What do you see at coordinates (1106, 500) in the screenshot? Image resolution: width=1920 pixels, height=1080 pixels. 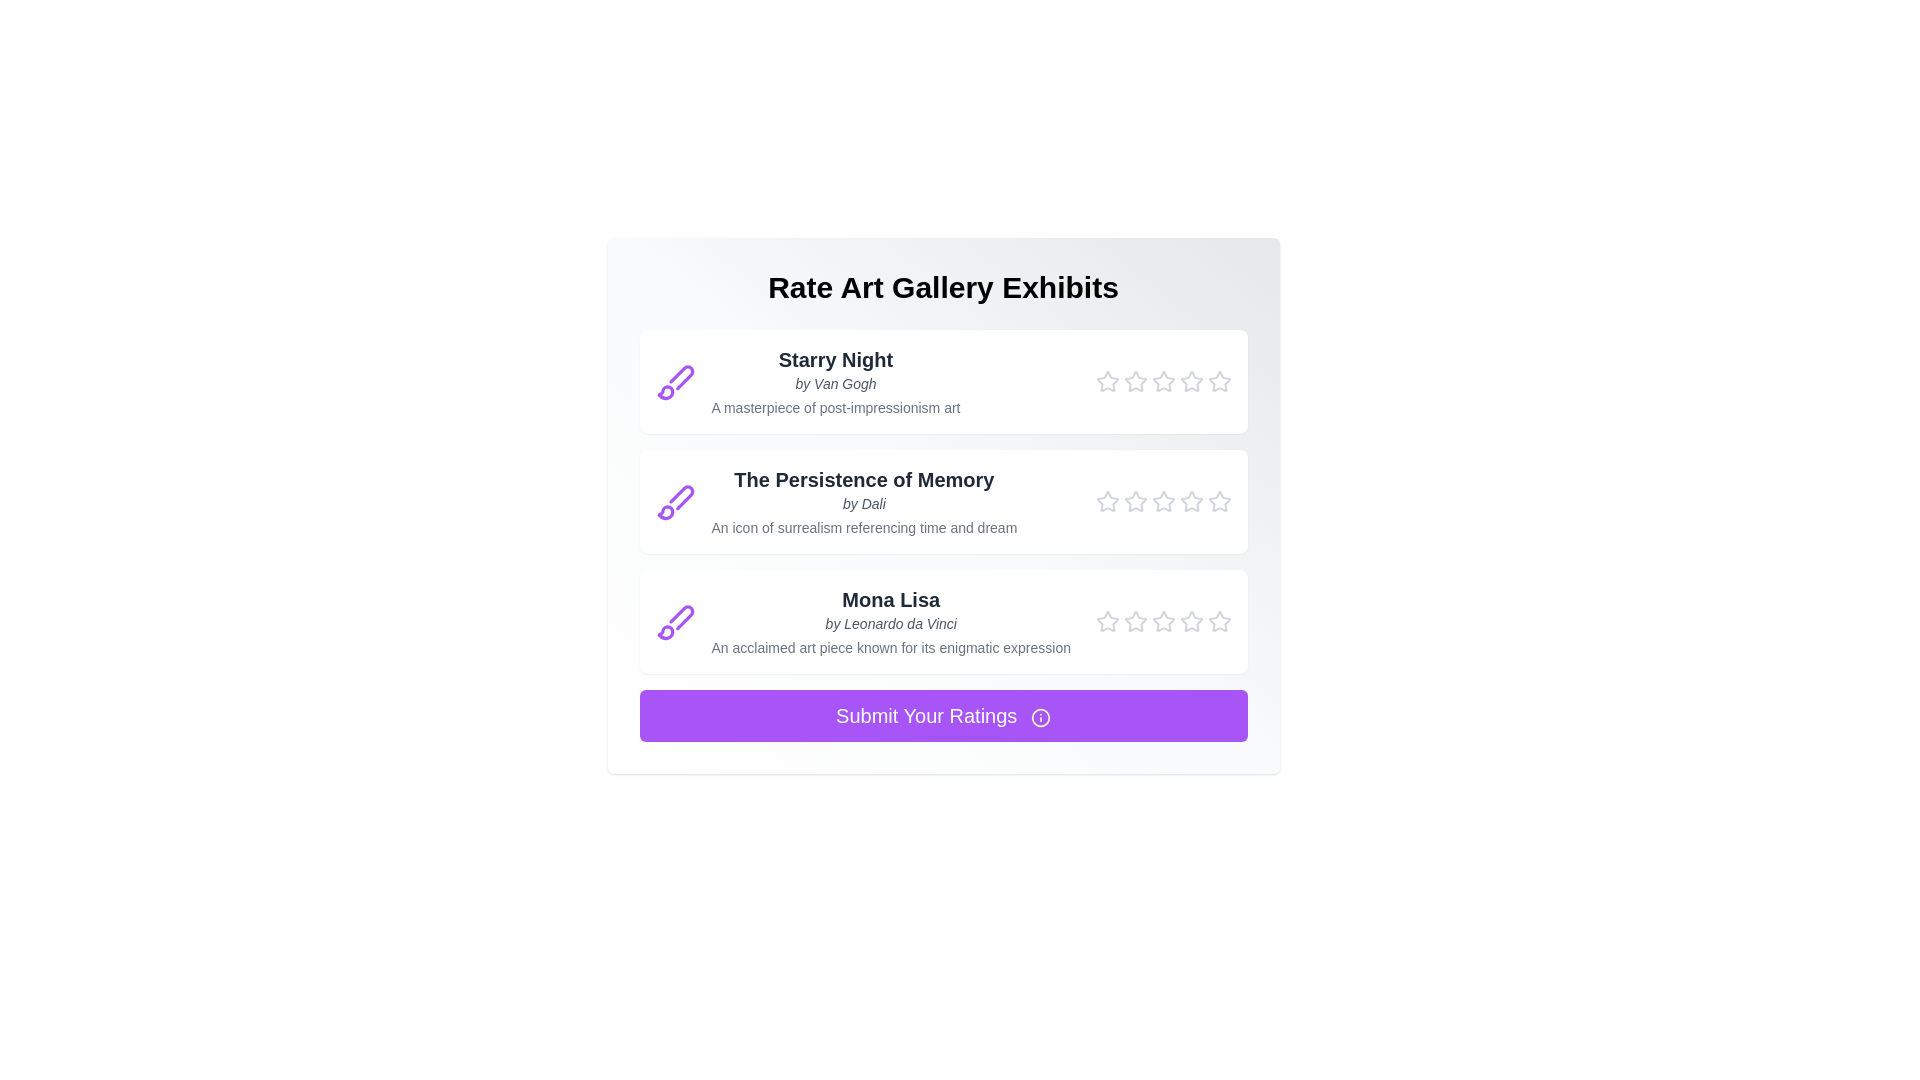 I see `the star corresponding to 1 for the painting titled The Persistence of Memory to set its rating` at bounding box center [1106, 500].